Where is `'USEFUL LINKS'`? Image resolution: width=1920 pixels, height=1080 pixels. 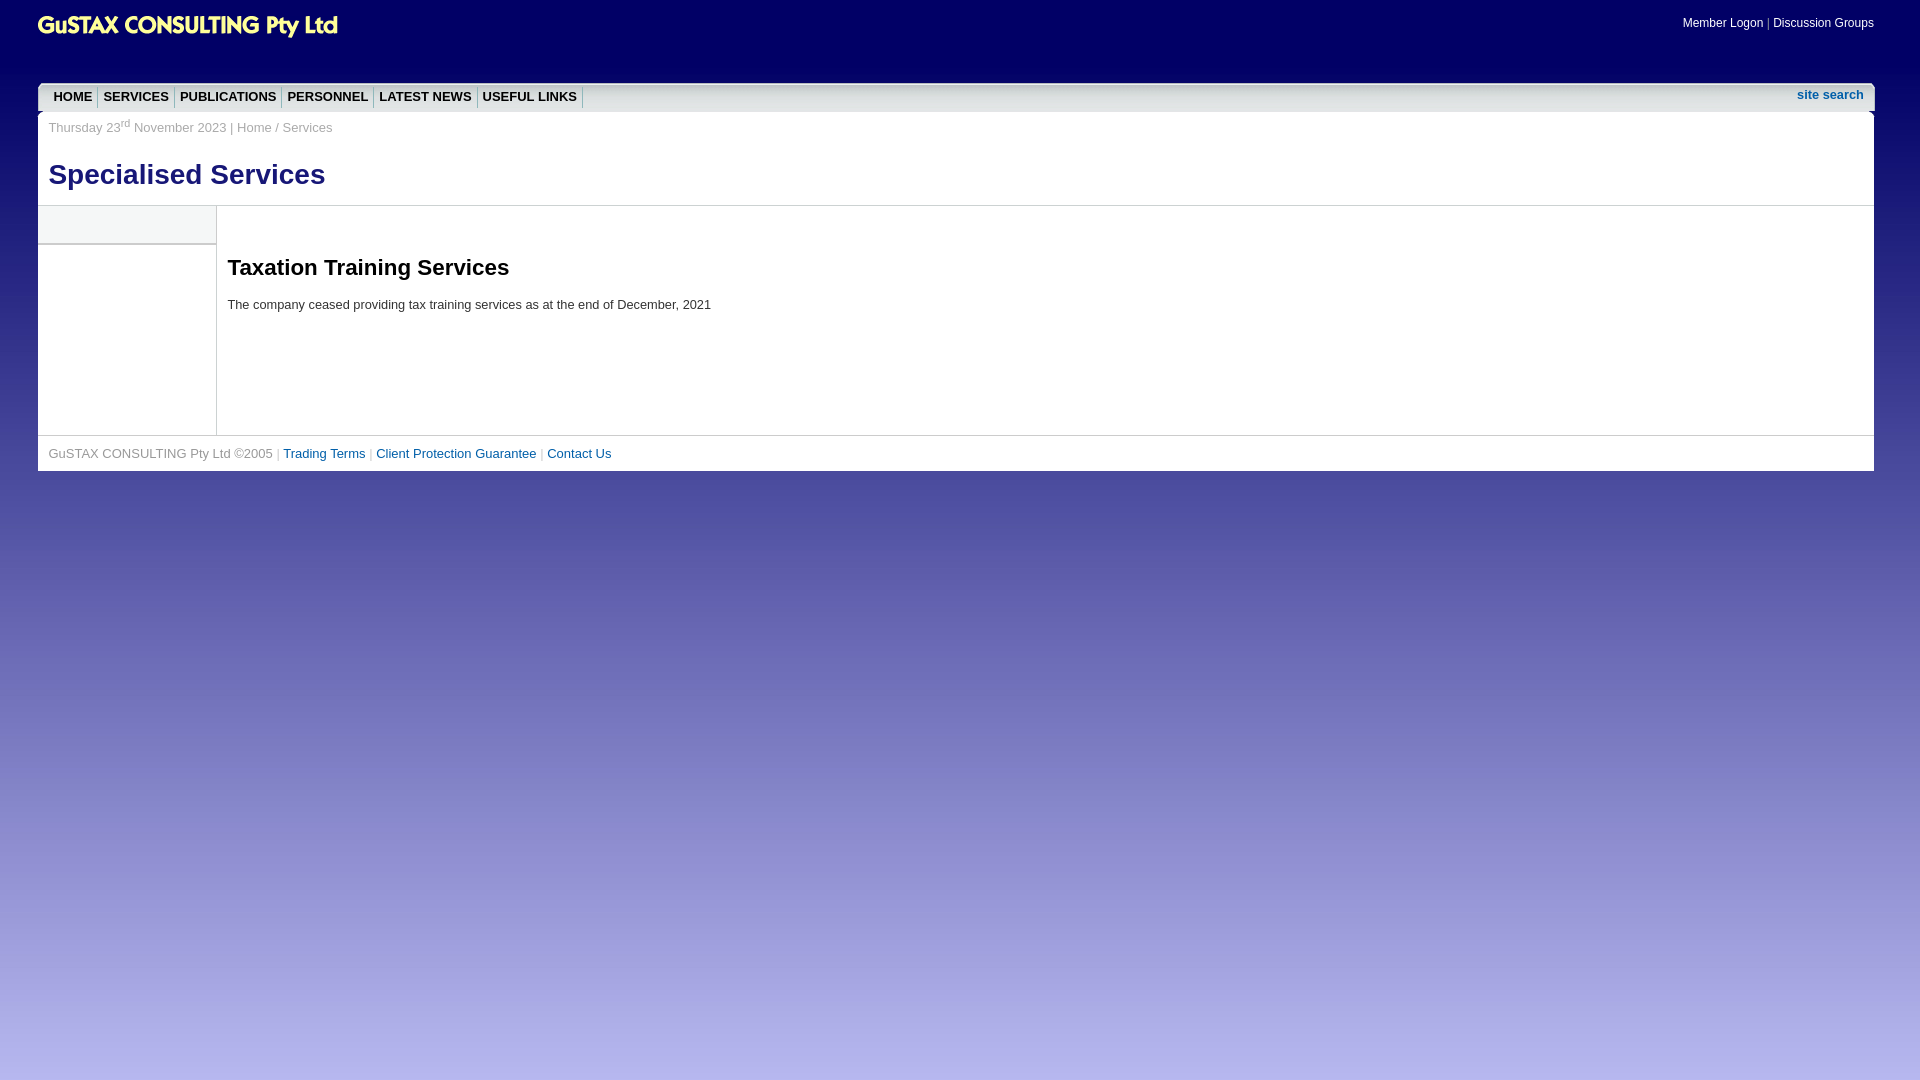
'USEFUL LINKS' is located at coordinates (530, 97).